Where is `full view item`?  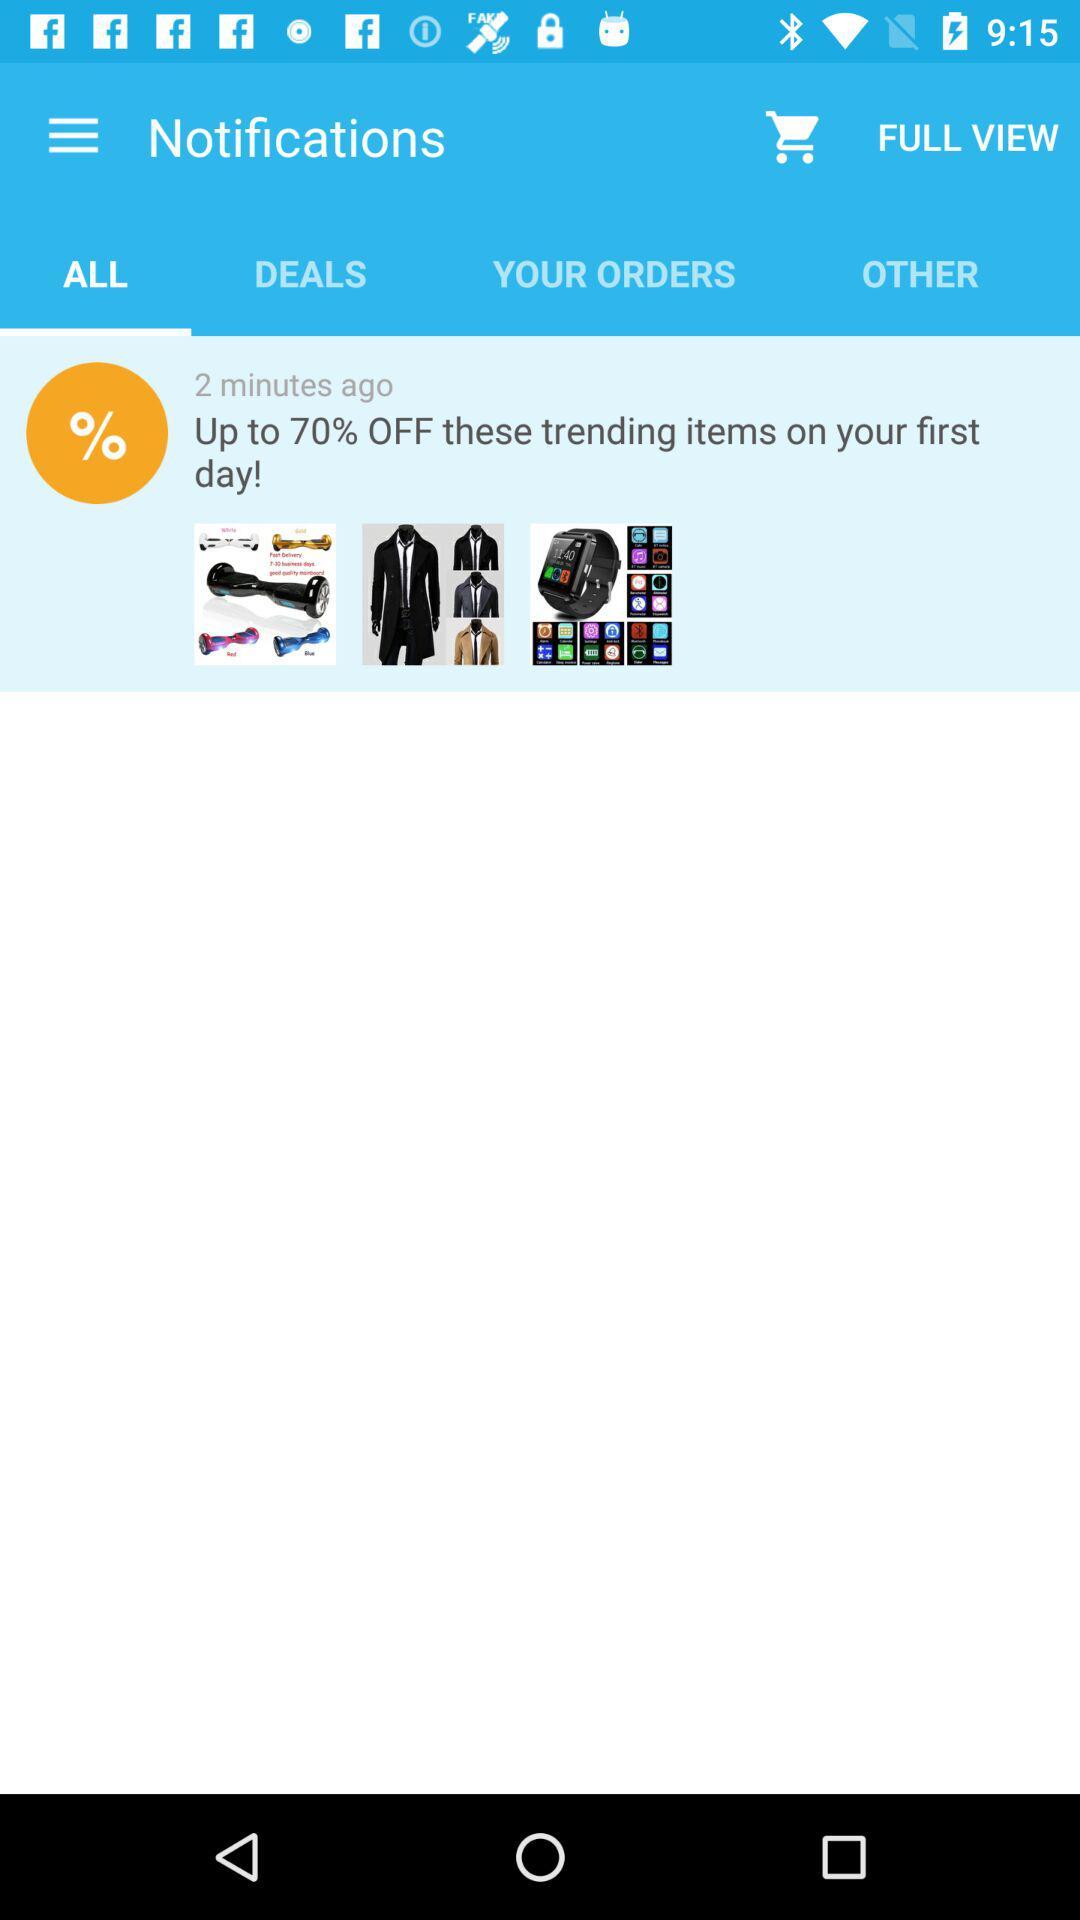 full view item is located at coordinates (967, 135).